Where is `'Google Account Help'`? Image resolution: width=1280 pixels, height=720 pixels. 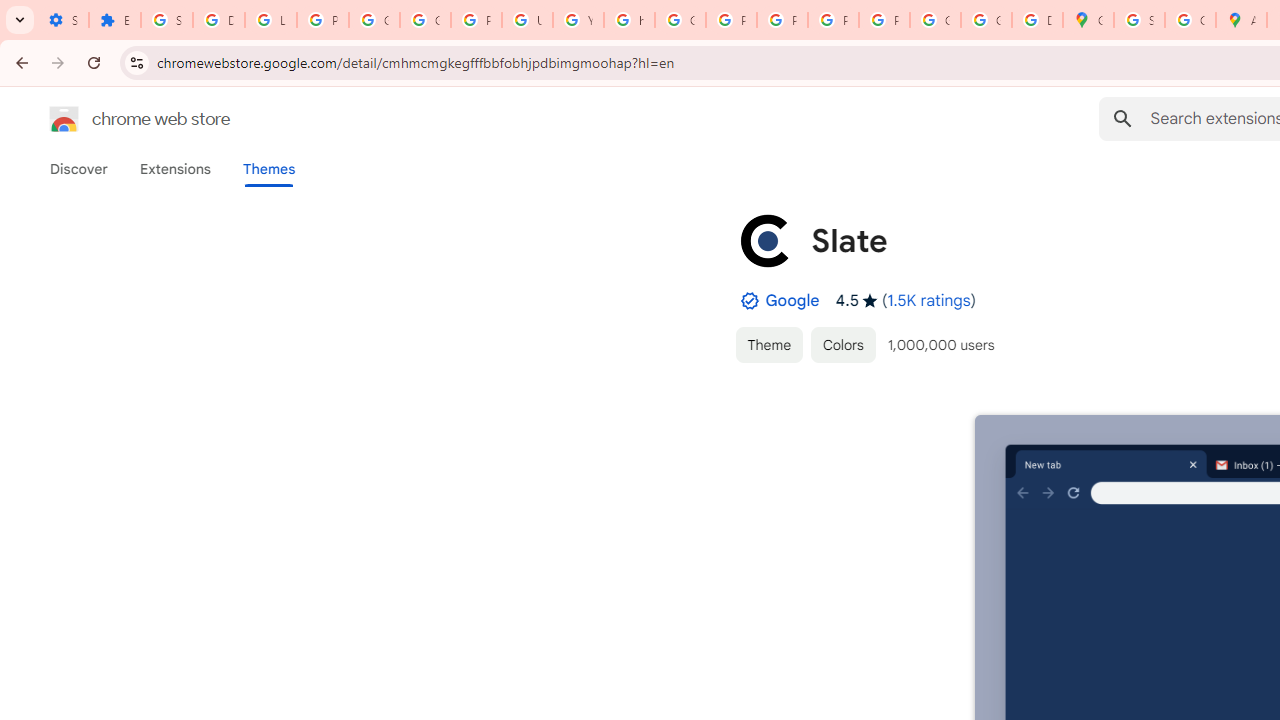
'Google Account Help' is located at coordinates (375, 20).